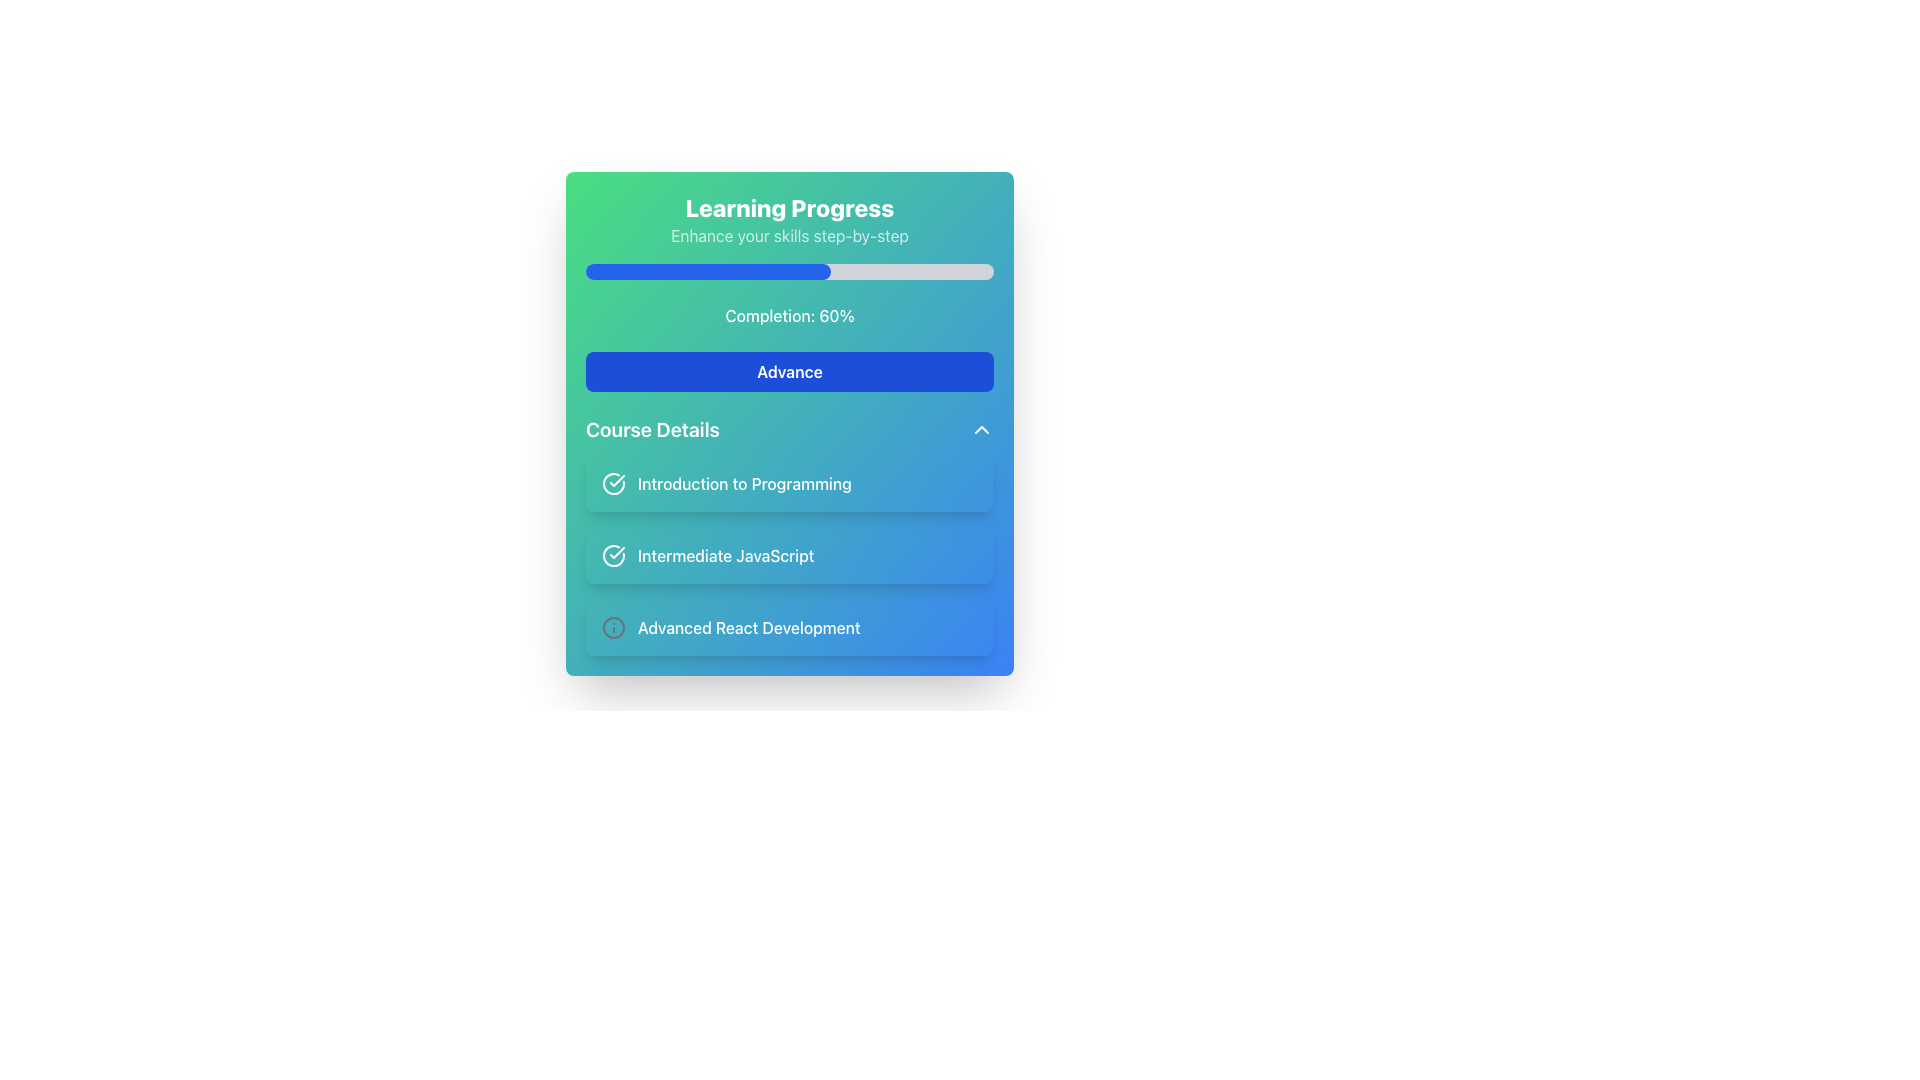 The width and height of the screenshot is (1920, 1080). Describe the element at coordinates (708, 272) in the screenshot. I see `the progress bar segment indicating 60% completion, which is located under the 'Learning Progress' heading and above the 'Advance' button` at that location.